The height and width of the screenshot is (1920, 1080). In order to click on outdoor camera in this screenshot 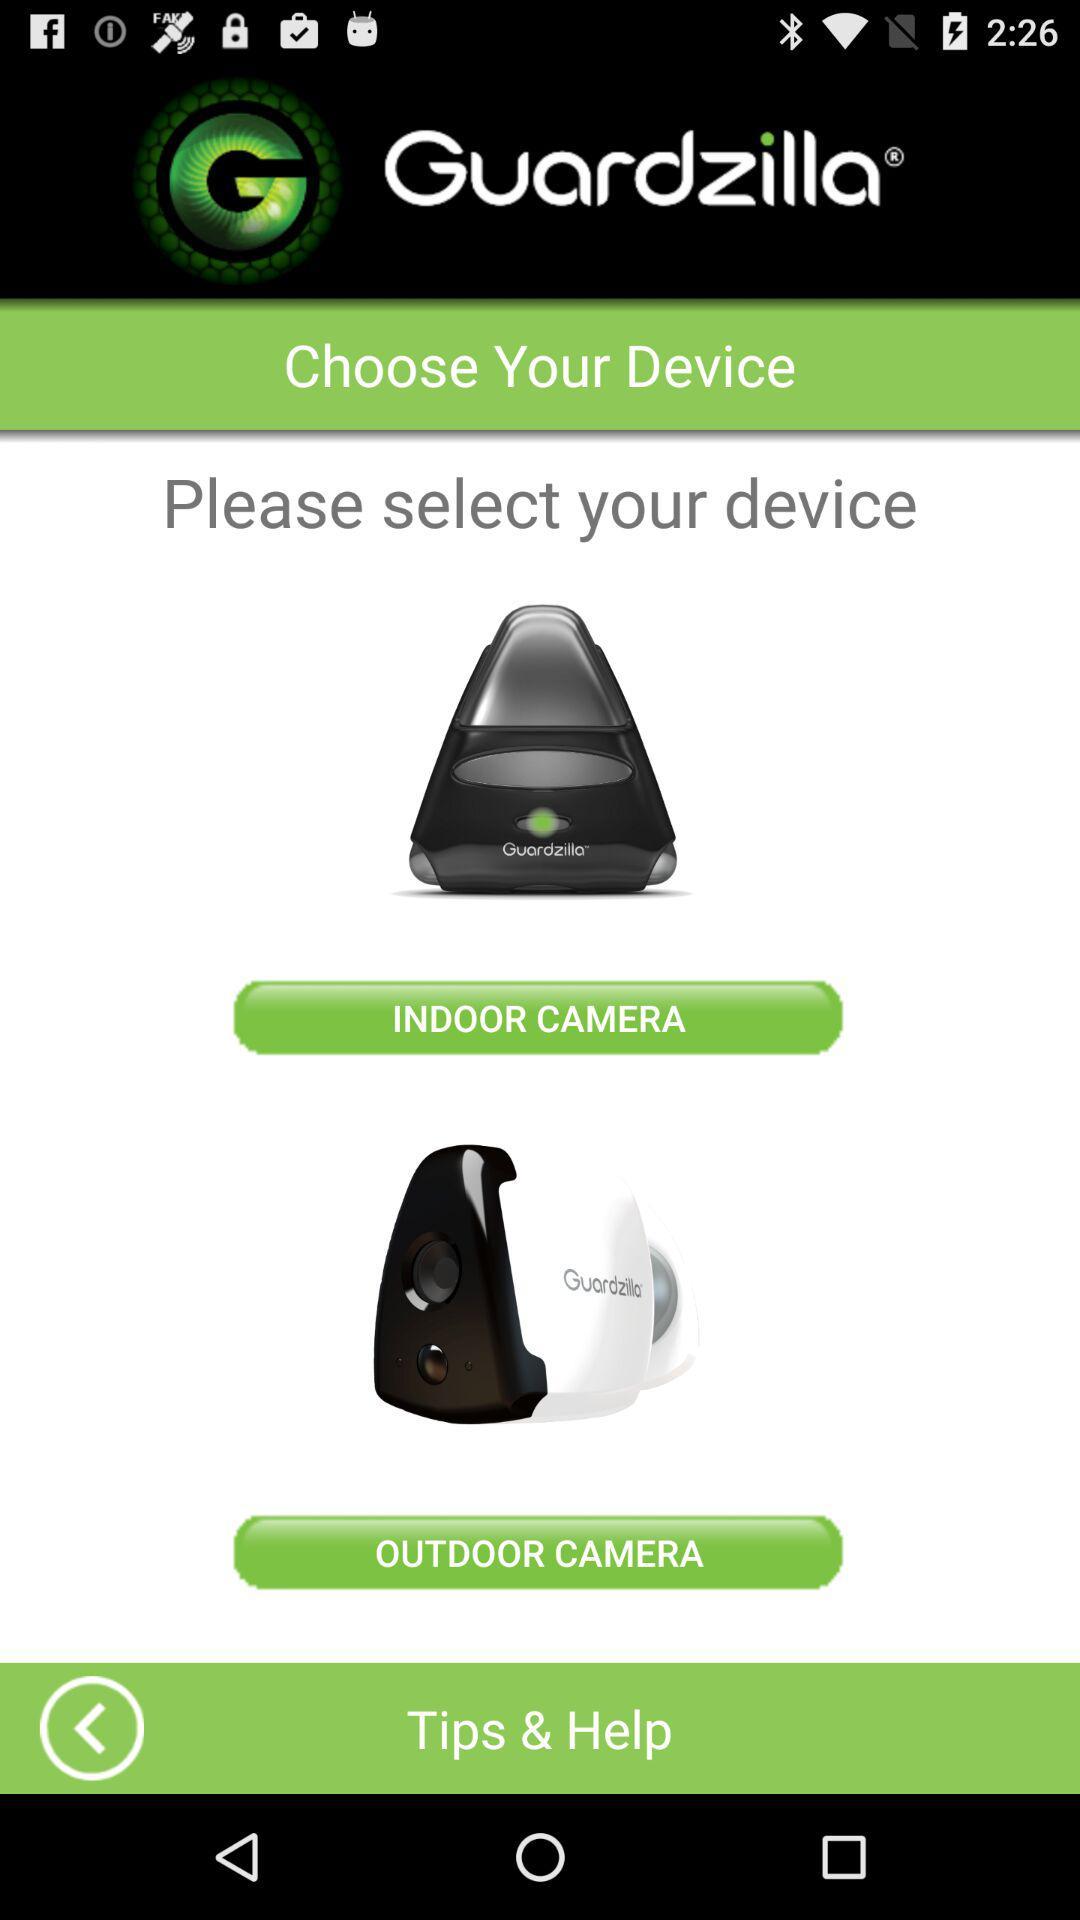, I will do `click(538, 1284)`.